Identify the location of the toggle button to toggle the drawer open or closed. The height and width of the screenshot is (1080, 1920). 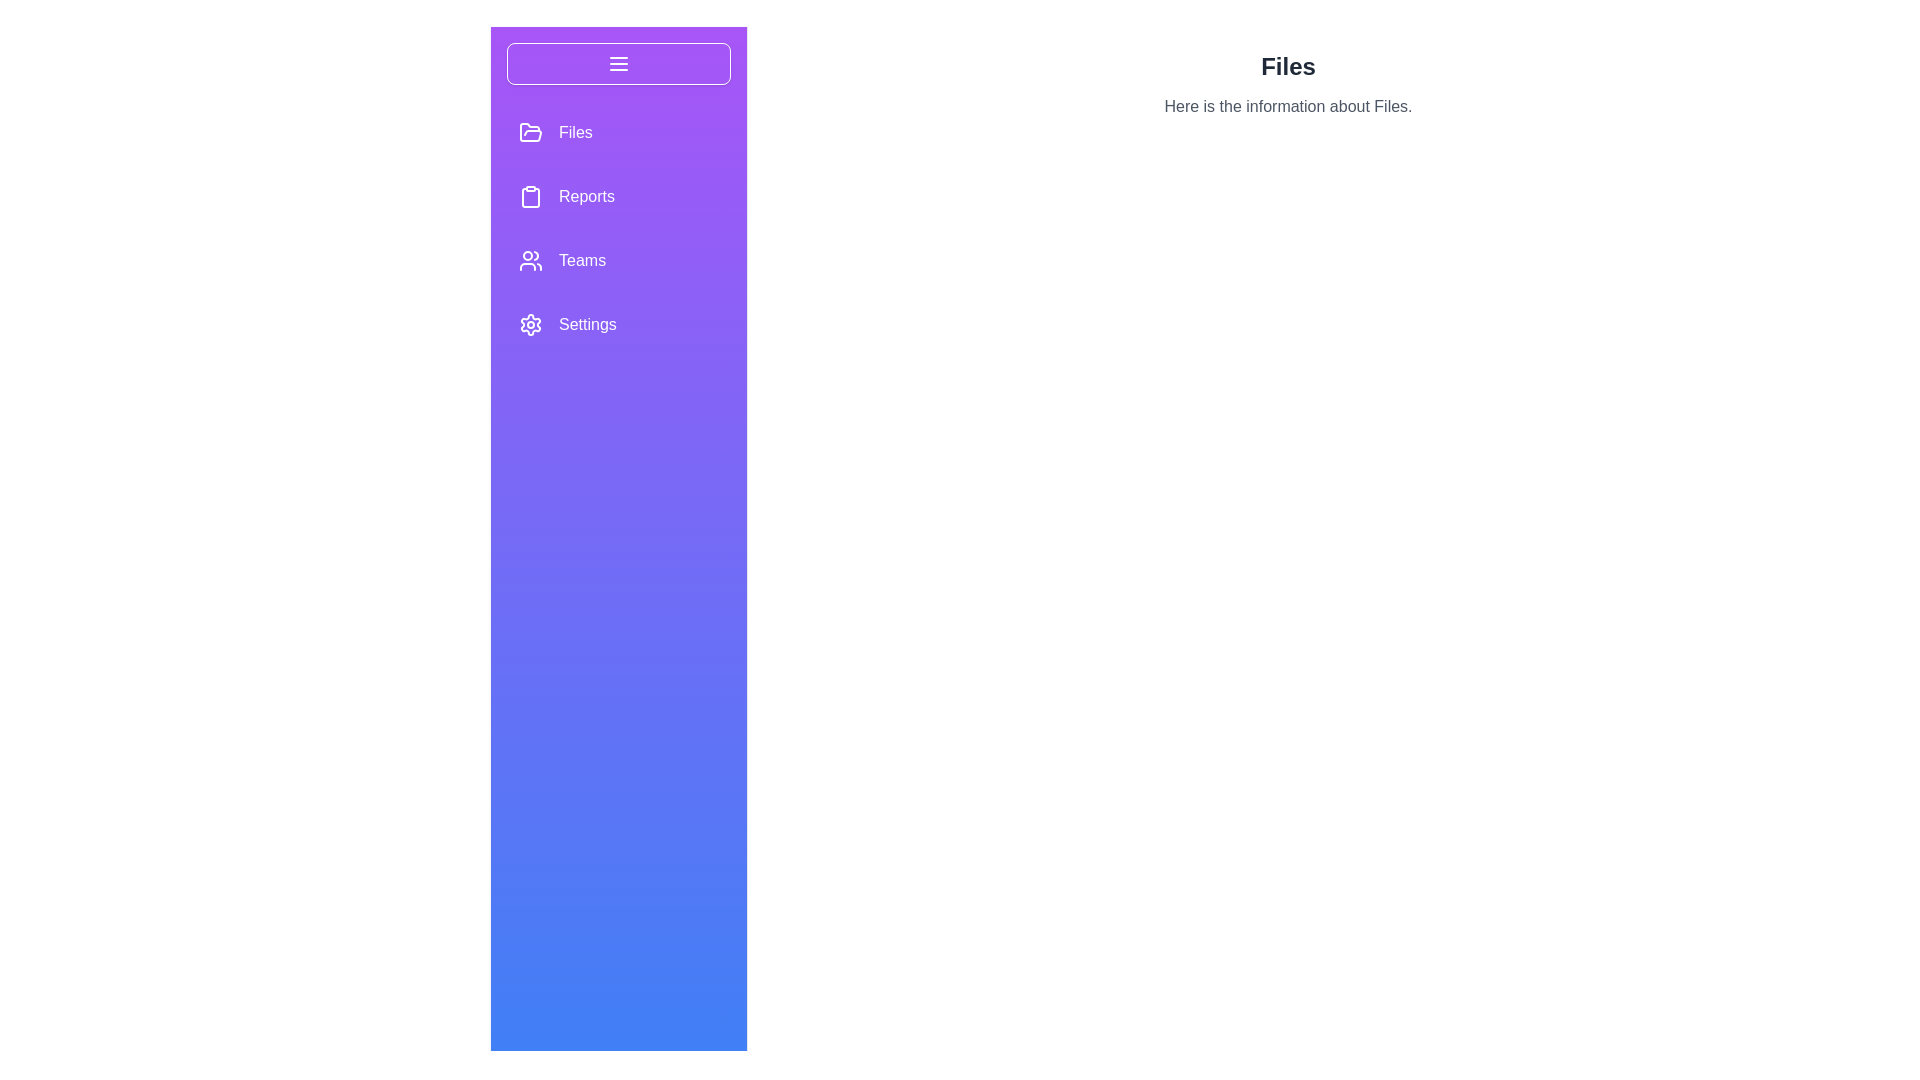
(618, 63).